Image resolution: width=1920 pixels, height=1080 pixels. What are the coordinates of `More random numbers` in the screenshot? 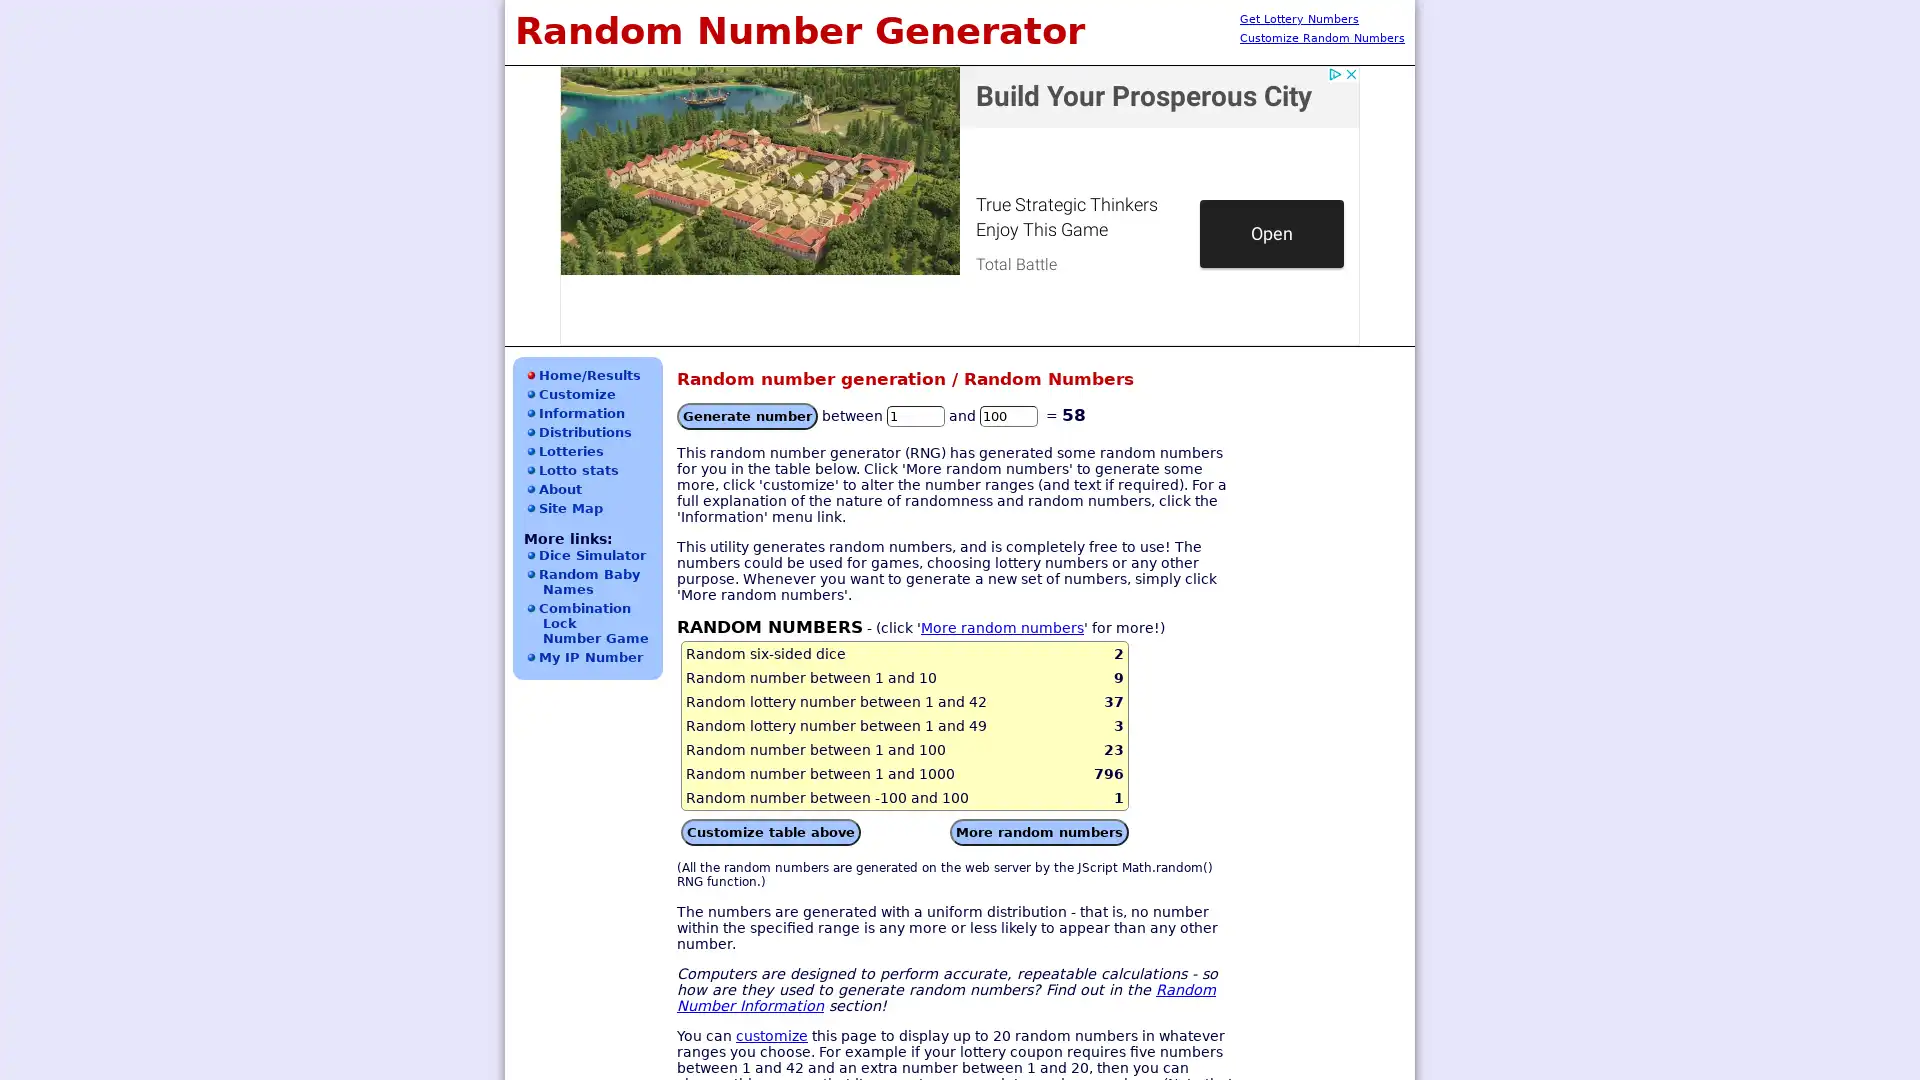 It's located at (1039, 831).